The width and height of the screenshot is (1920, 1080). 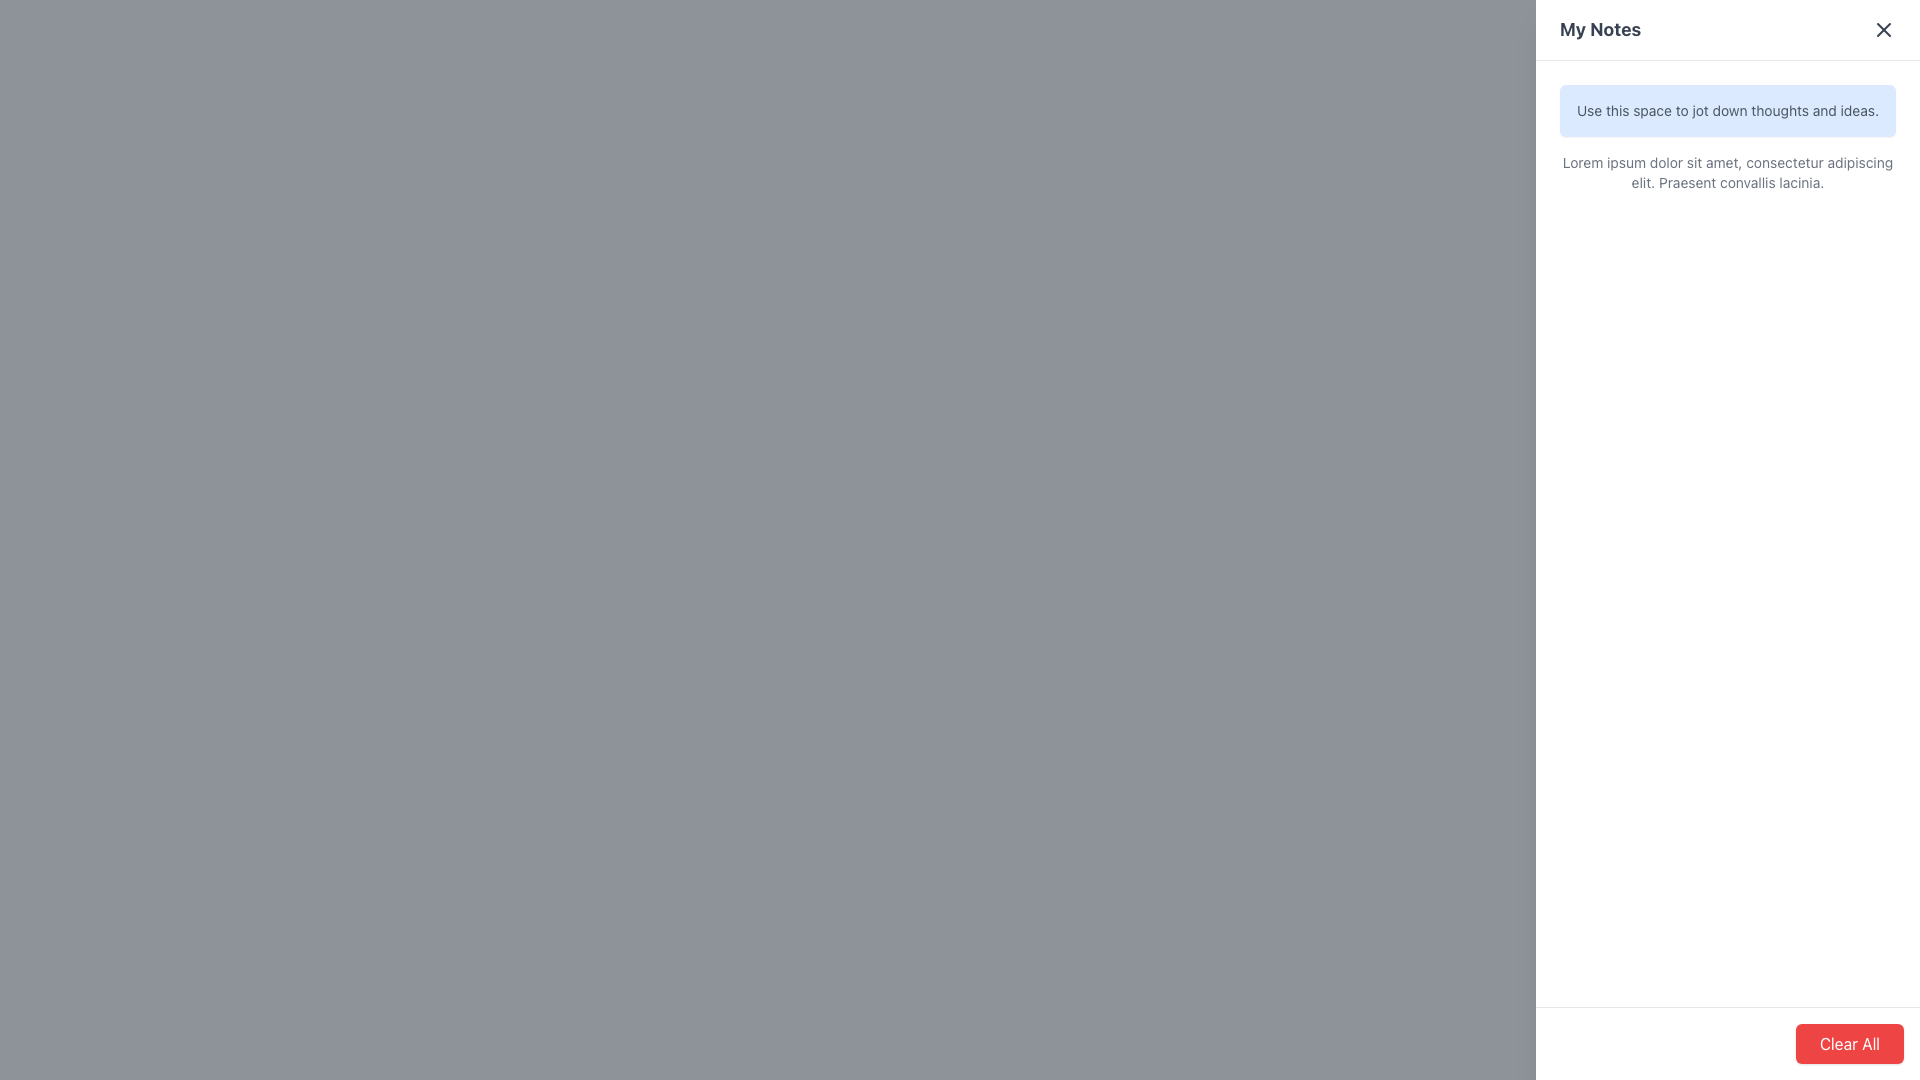 What do you see at coordinates (1600, 30) in the screenshot?
I see `the static text label that serves as the header for the notes side panel, located at the top-left corner of the panel and positioned to the left of the close button` at bounding box center [1600, 30].